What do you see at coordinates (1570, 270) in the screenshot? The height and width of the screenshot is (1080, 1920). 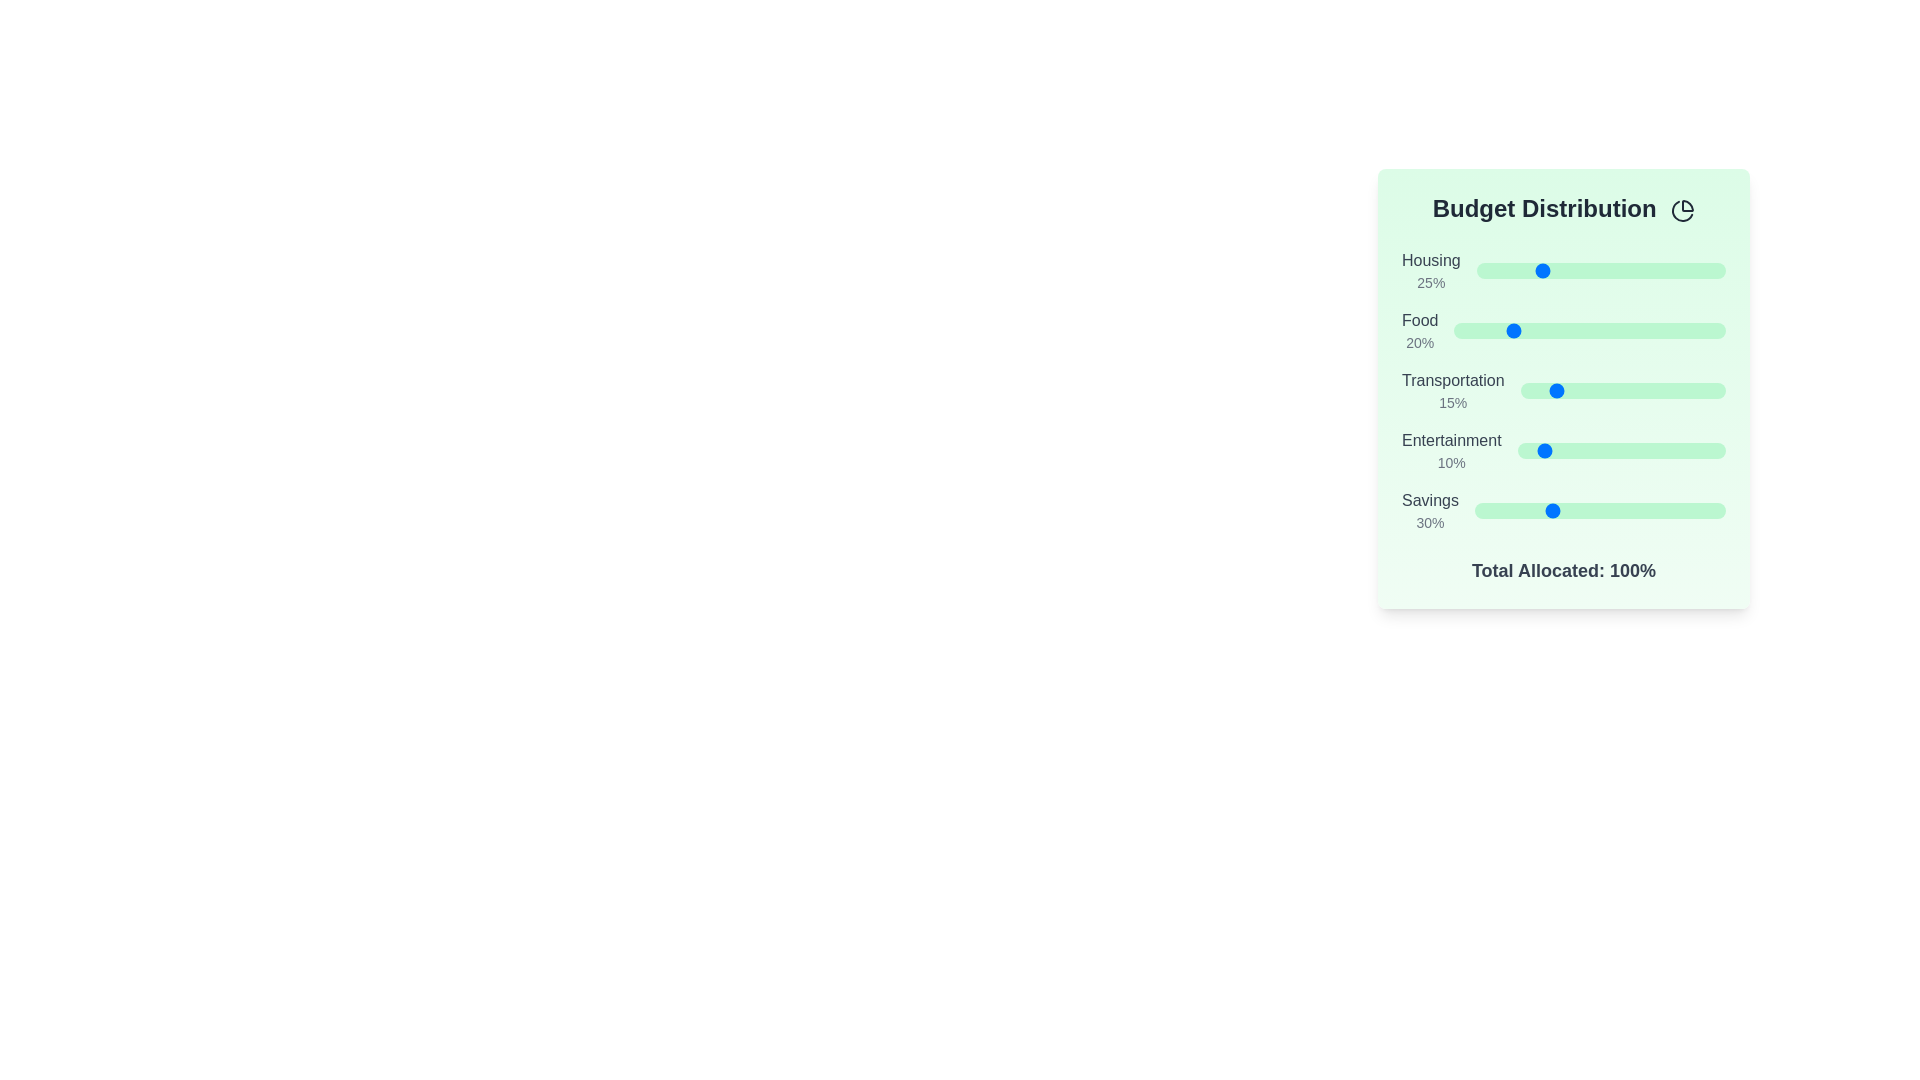 I see `the Housing slider to 38%` at bounding box center [1570, 270].